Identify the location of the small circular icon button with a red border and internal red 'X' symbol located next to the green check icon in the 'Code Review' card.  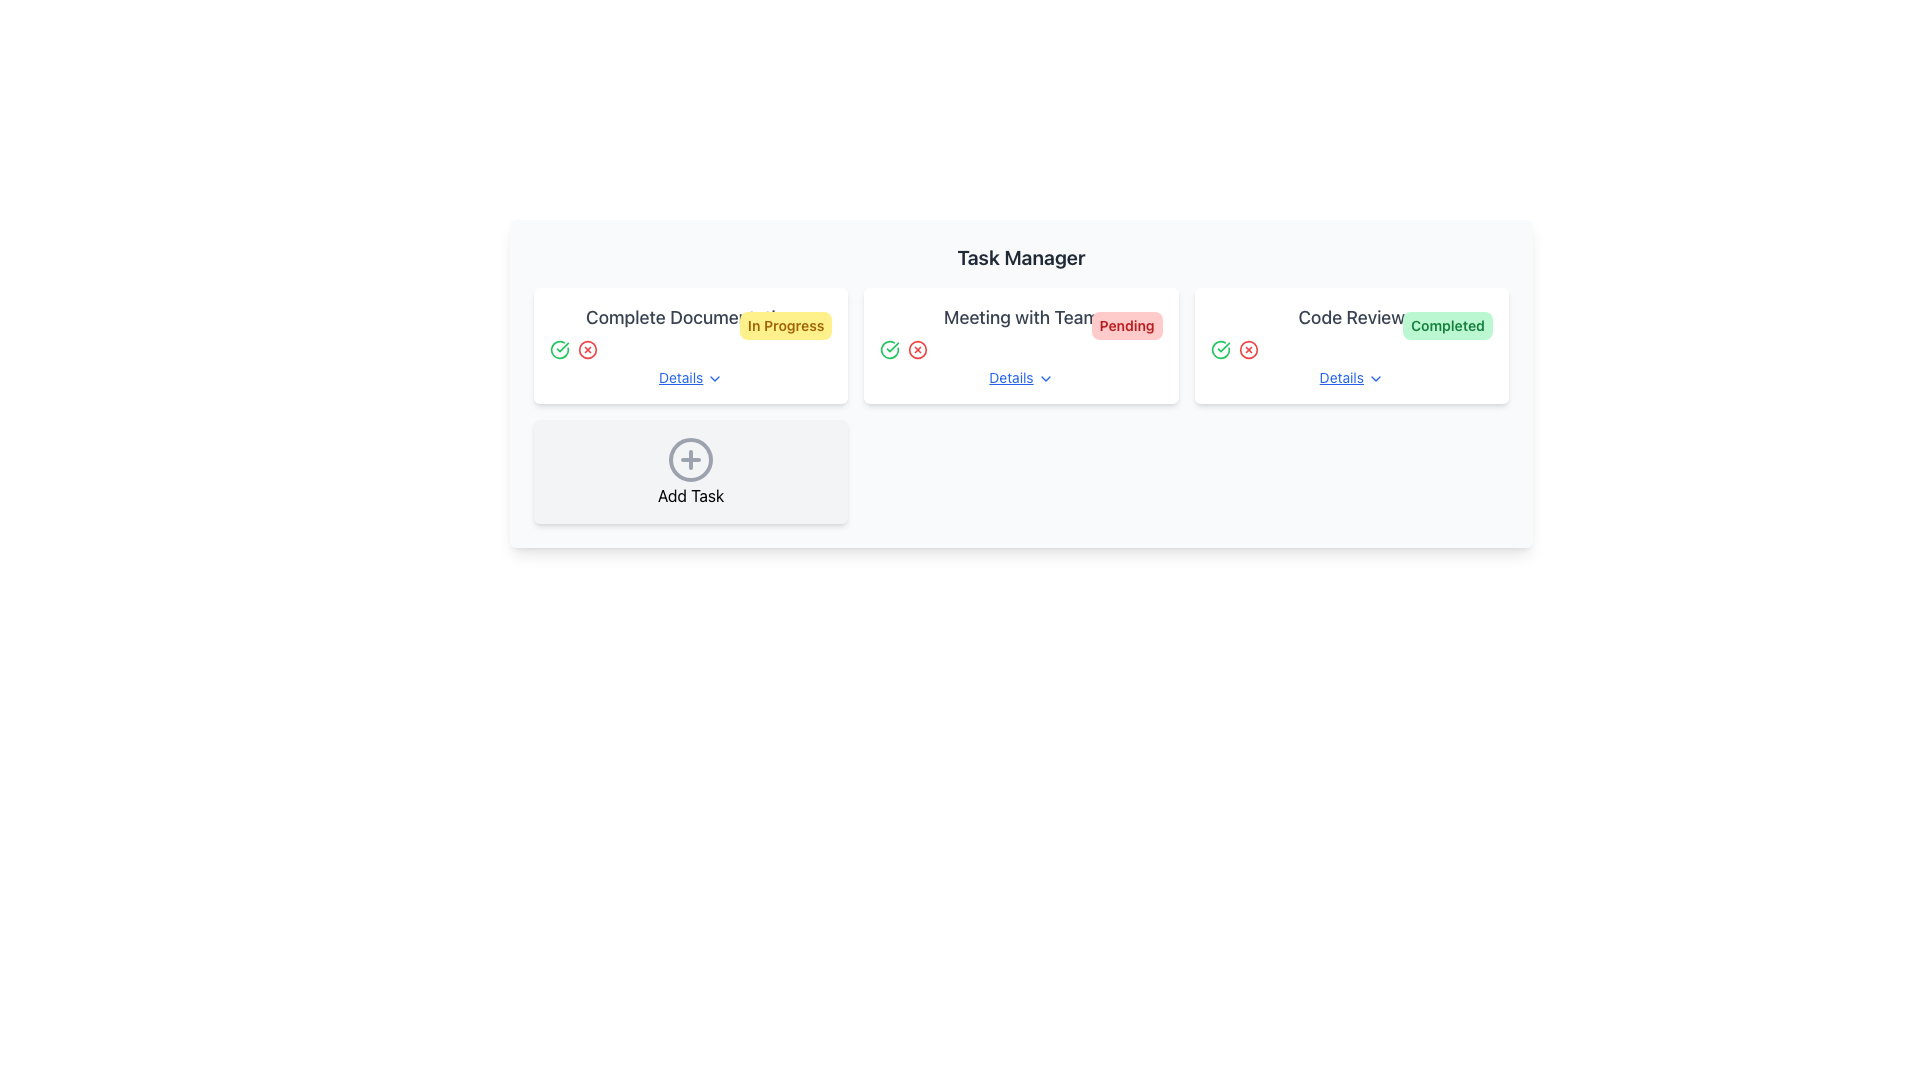
(1247, 349).